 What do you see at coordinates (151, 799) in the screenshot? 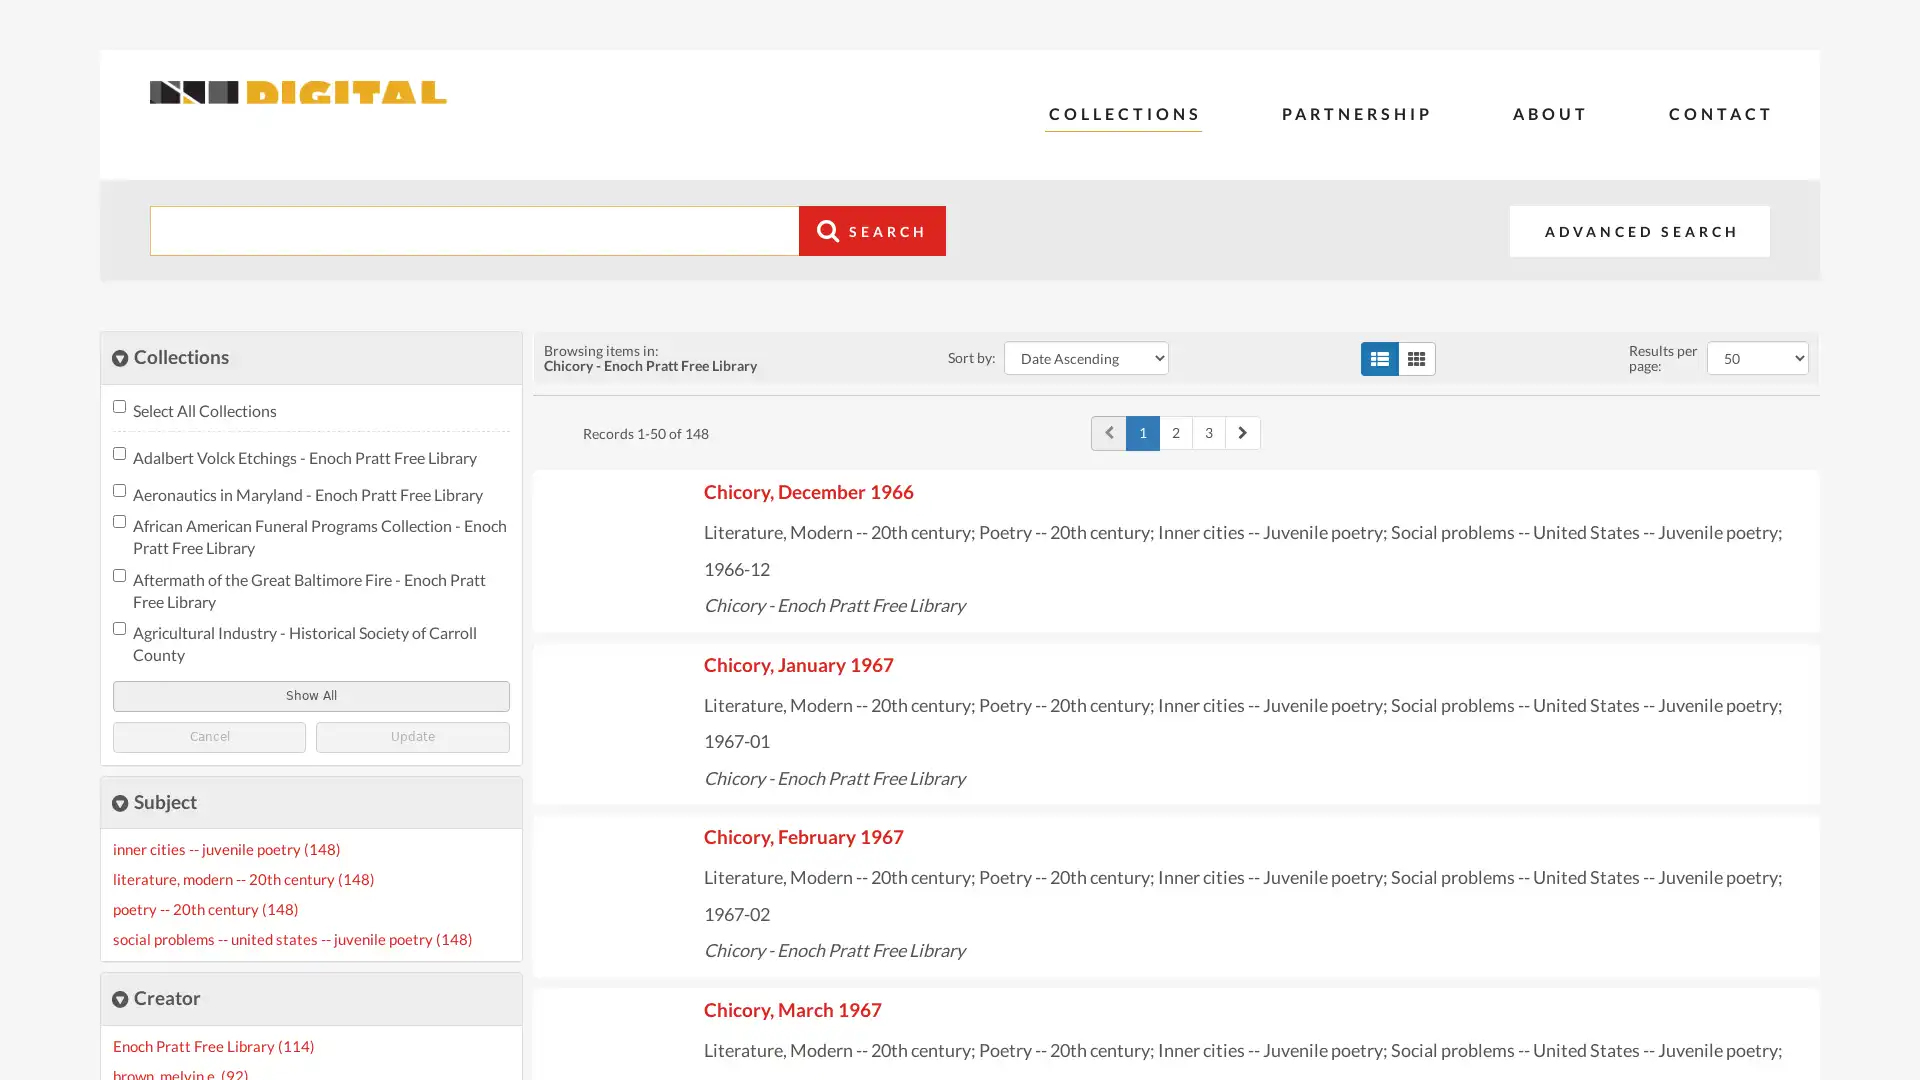
I see `close Subject Facet details` at bounding box center [151, 799].